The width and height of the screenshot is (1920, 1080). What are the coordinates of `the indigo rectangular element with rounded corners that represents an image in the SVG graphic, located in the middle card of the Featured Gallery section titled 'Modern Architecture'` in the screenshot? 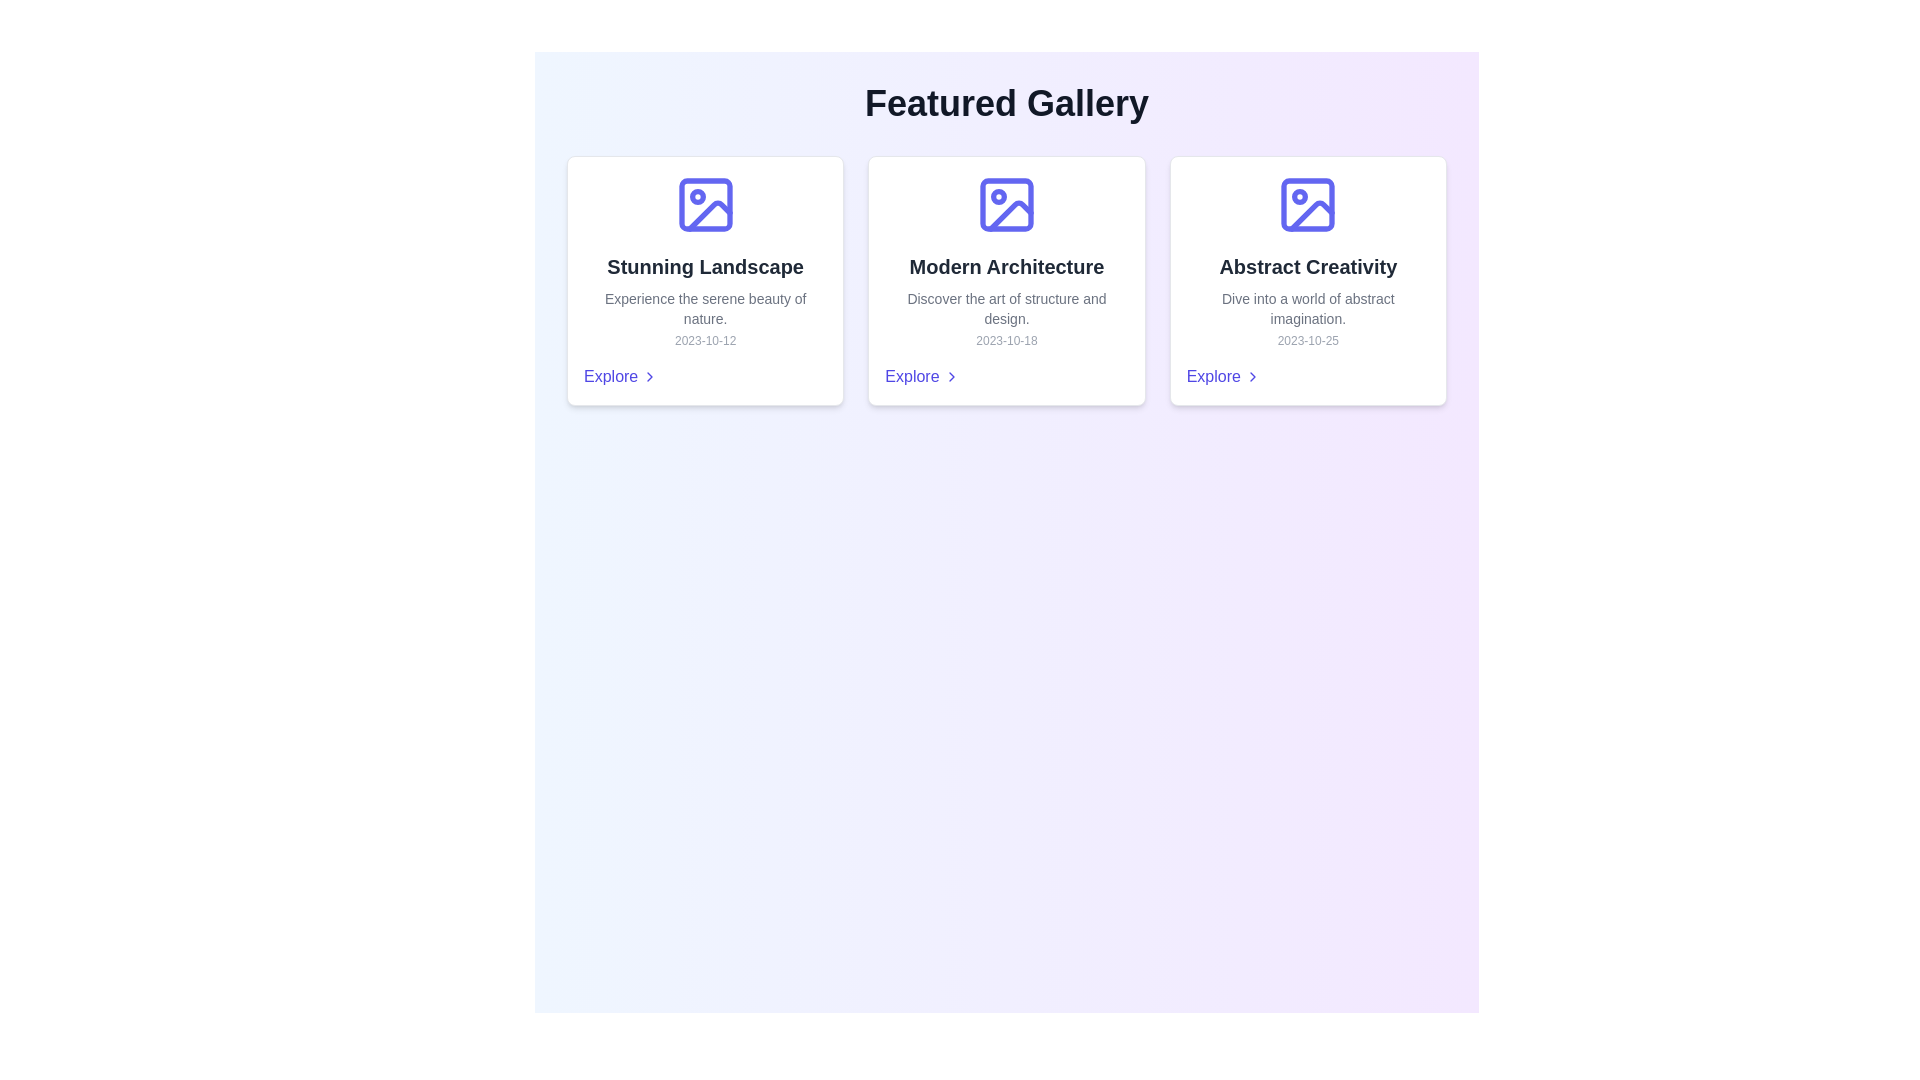 It's located at (1007, 204).